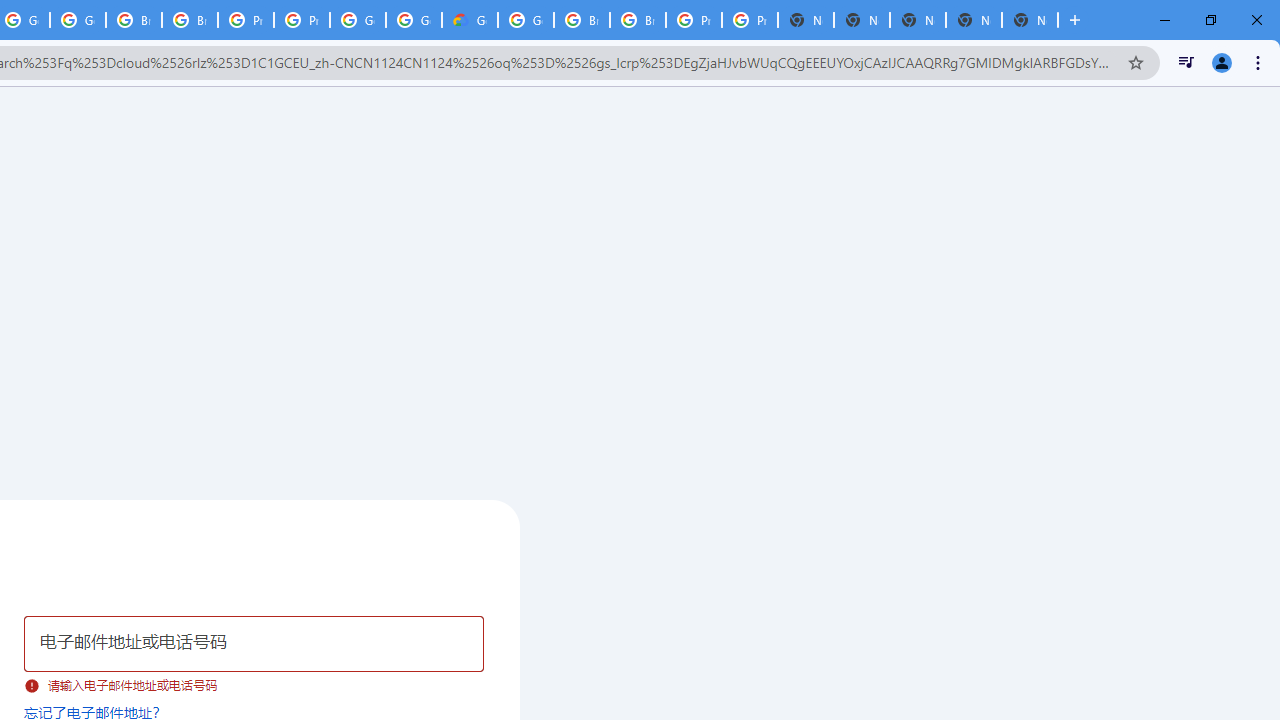 The width and height of the screenshot is (1280, 720). I want to click on 'Browse Chrome as a guest - Computer - Google Chrome Help', so click(581, 20).